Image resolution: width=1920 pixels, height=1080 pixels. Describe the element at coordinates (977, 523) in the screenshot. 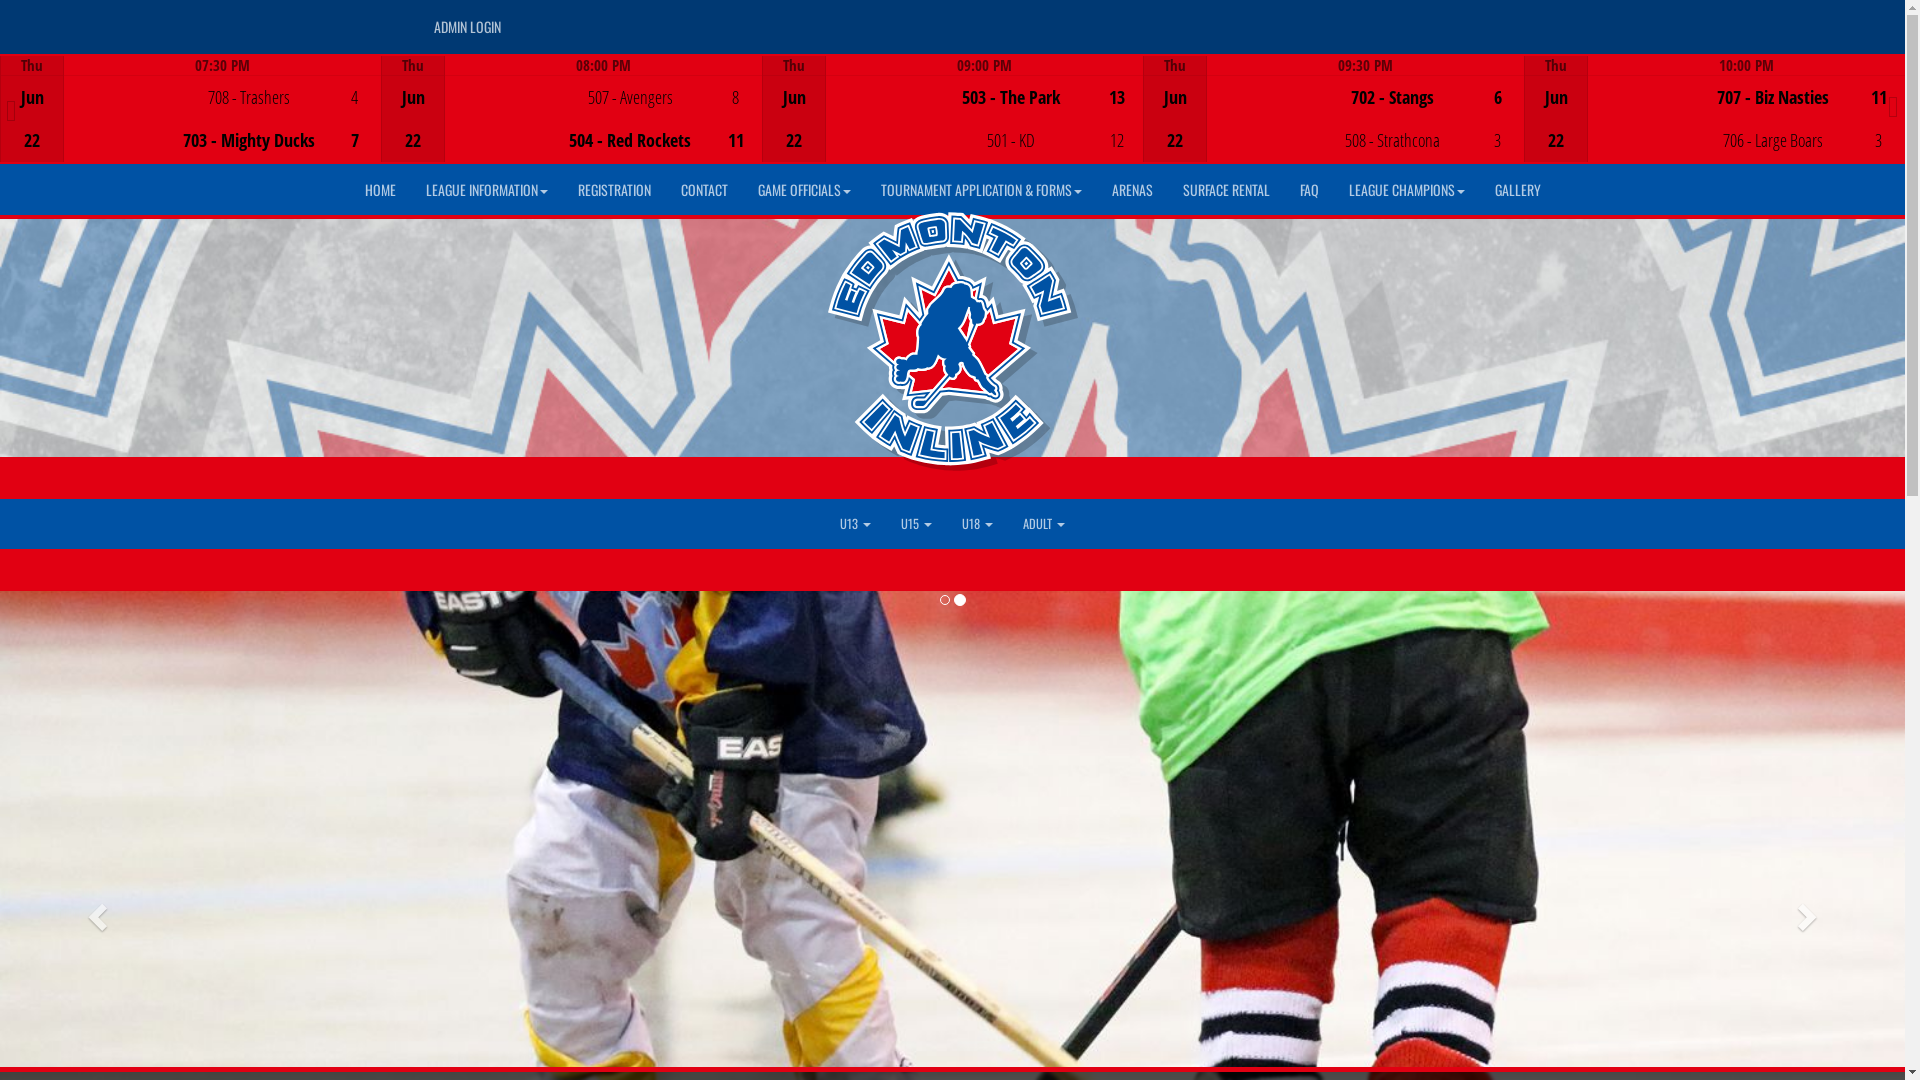

I see `'U18'` at that location.